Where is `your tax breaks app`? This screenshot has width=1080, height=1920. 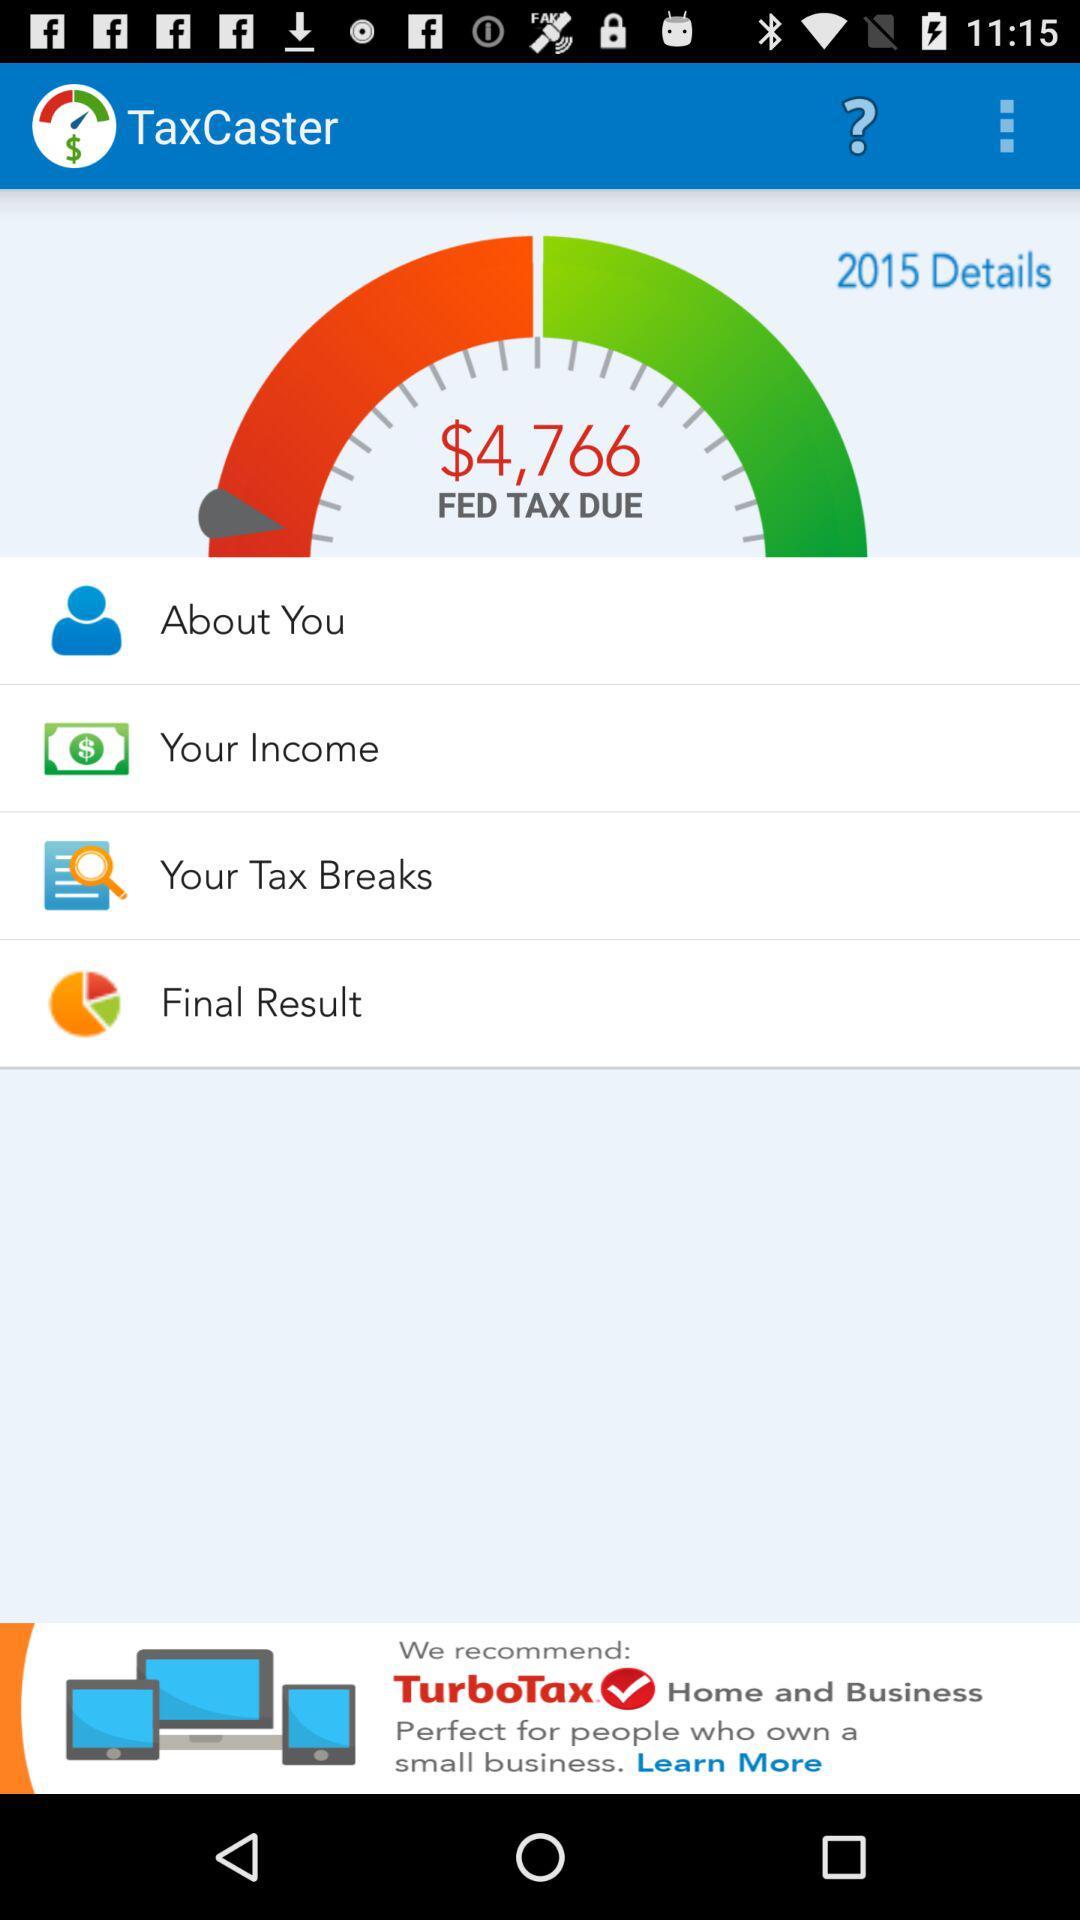
your tax breaks app is located at coordinates (601, 875).